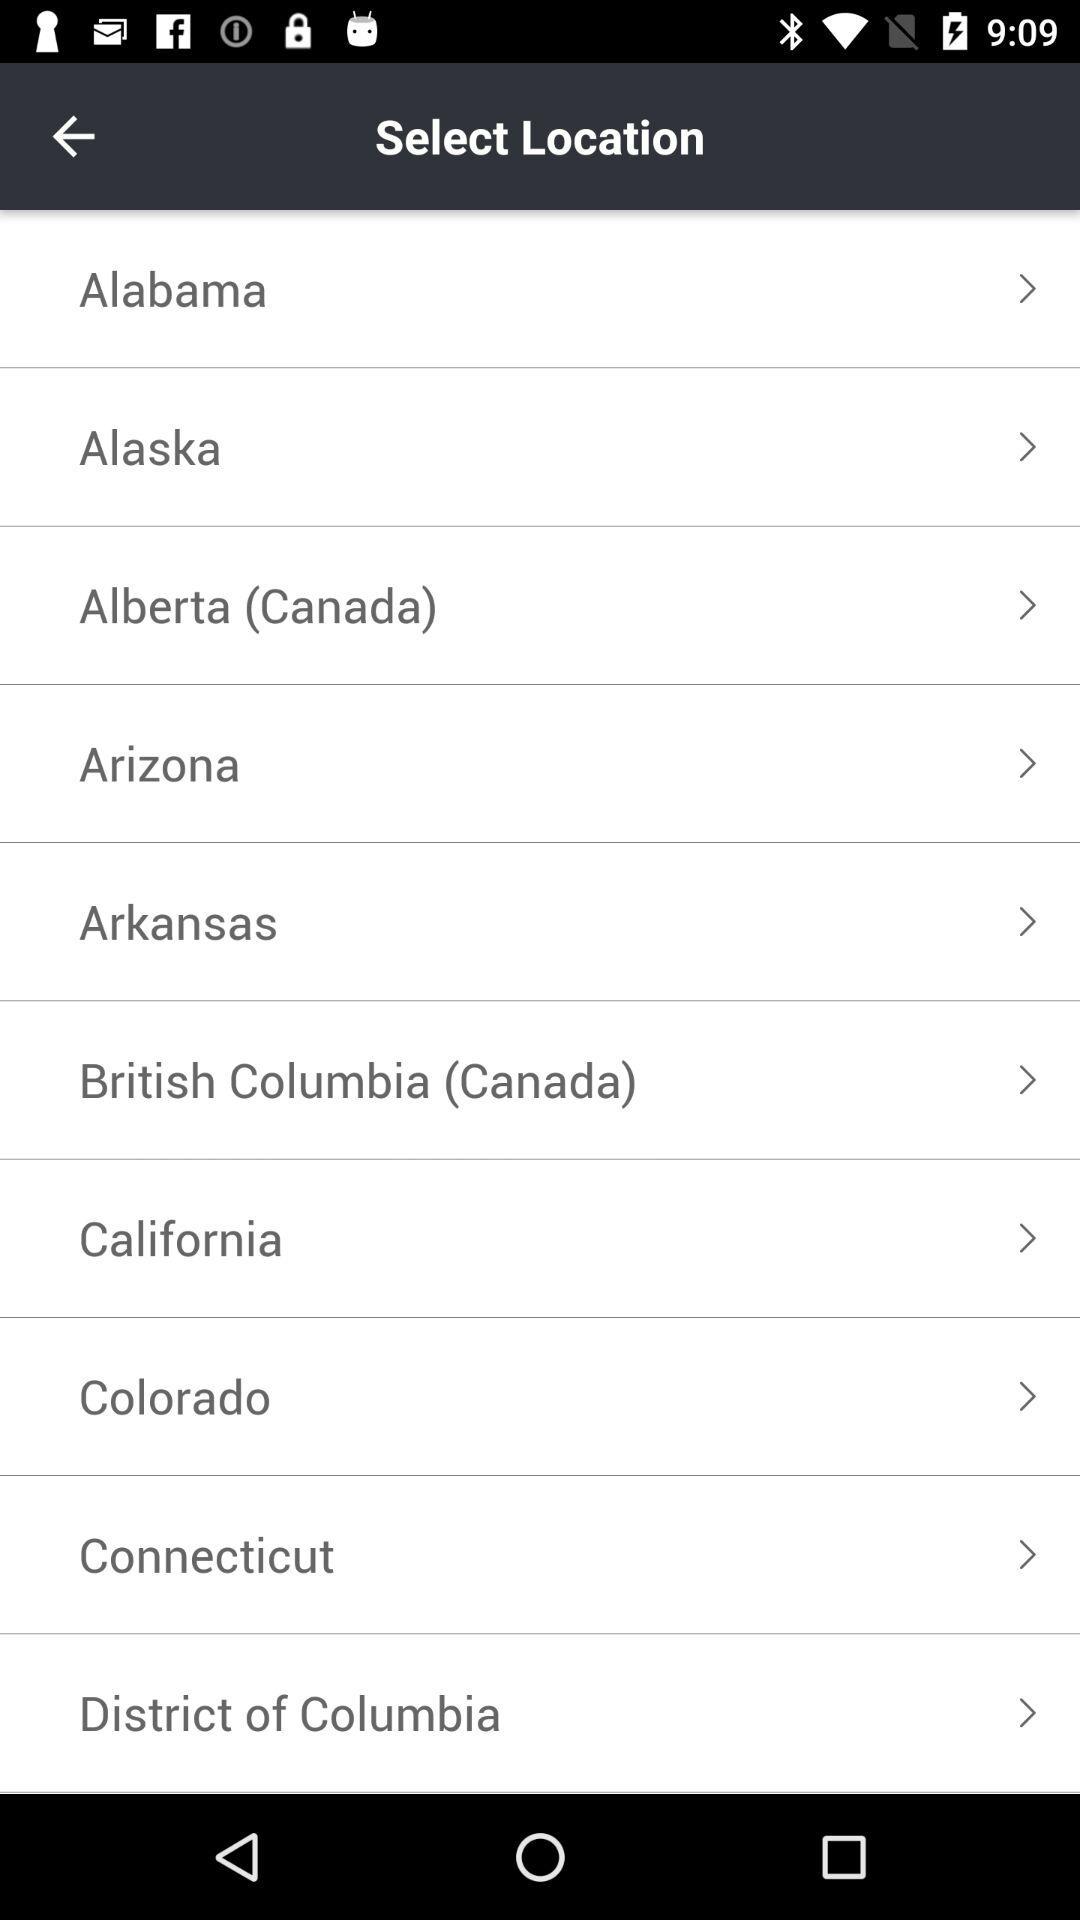 The width and height of the screenshot is (1080, 1920). What do you see at coordinates (72, 135) in the screenshot?
I see `item above the alabama item` at bounding box center [72, 135].